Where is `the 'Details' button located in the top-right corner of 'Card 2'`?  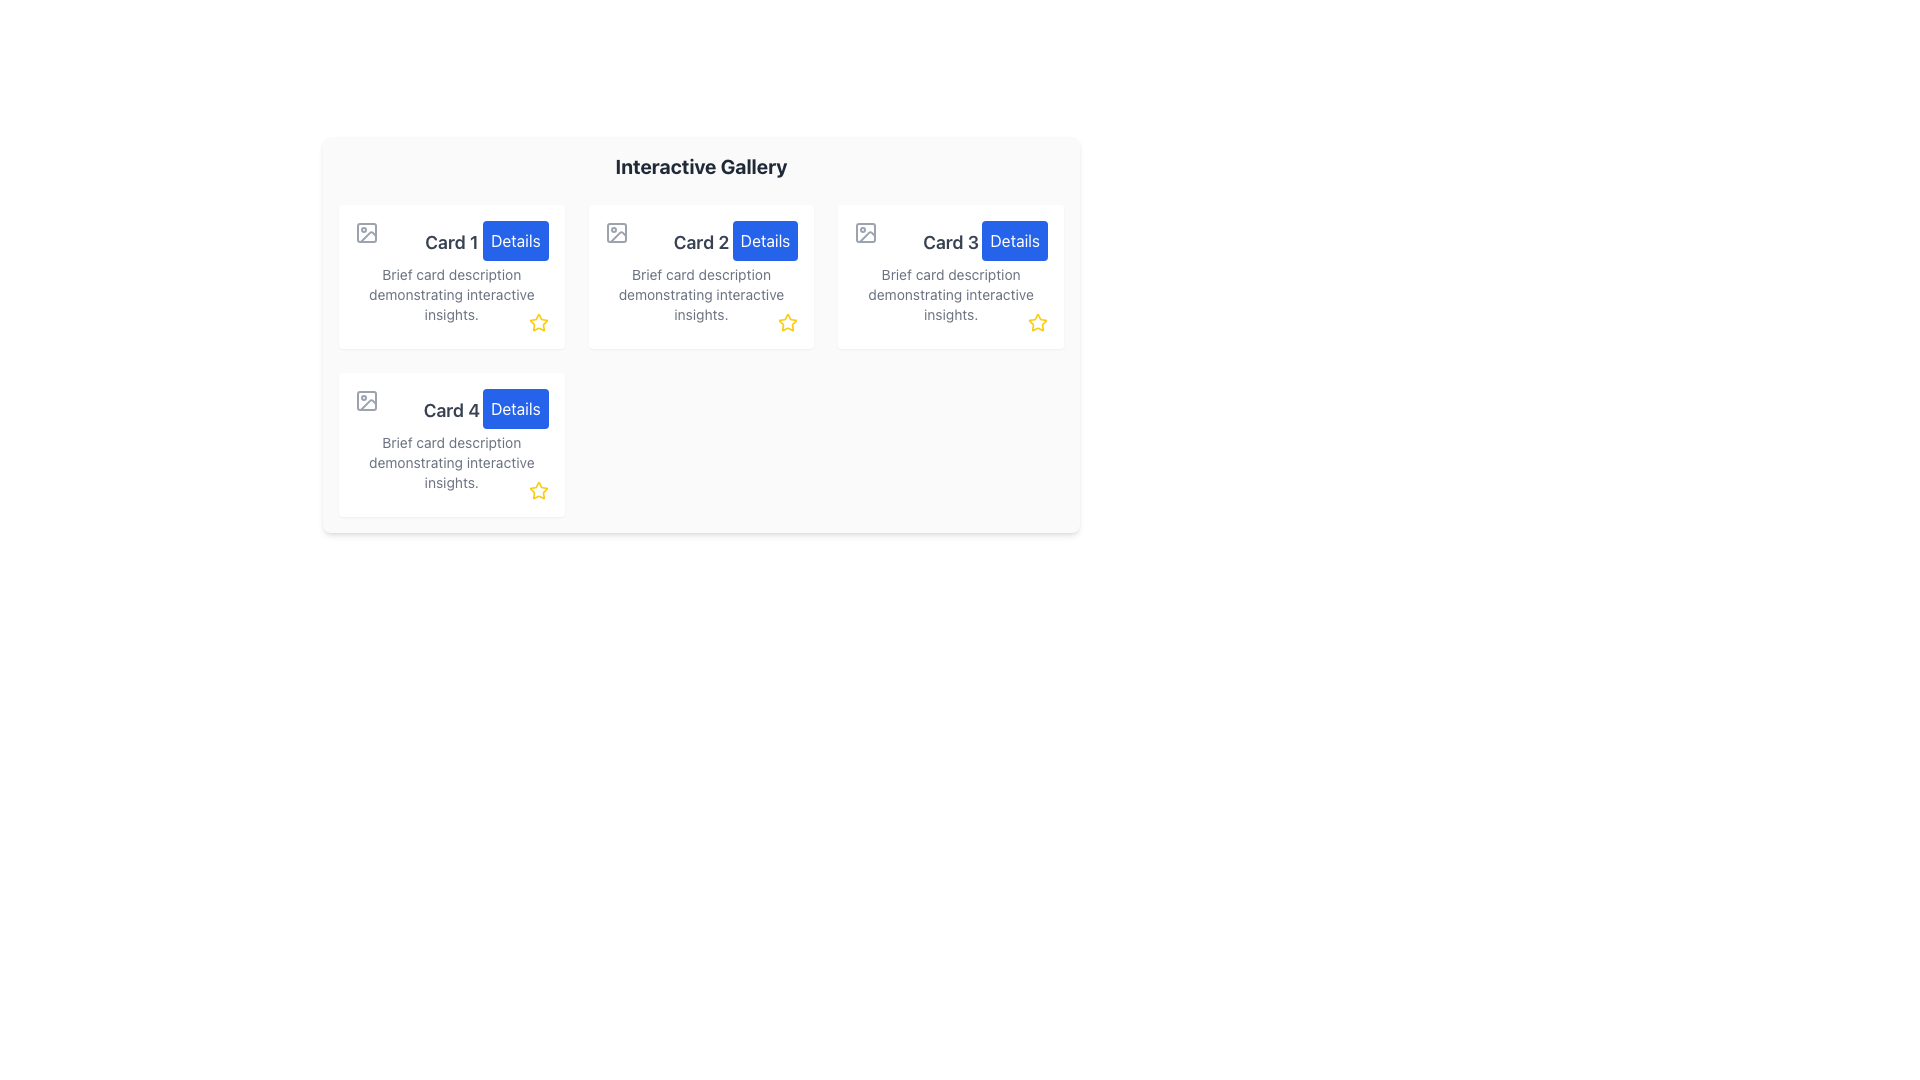 the 'Details' button located in the top-right corner of 'Card 2' is located at coordinates (764, 239).